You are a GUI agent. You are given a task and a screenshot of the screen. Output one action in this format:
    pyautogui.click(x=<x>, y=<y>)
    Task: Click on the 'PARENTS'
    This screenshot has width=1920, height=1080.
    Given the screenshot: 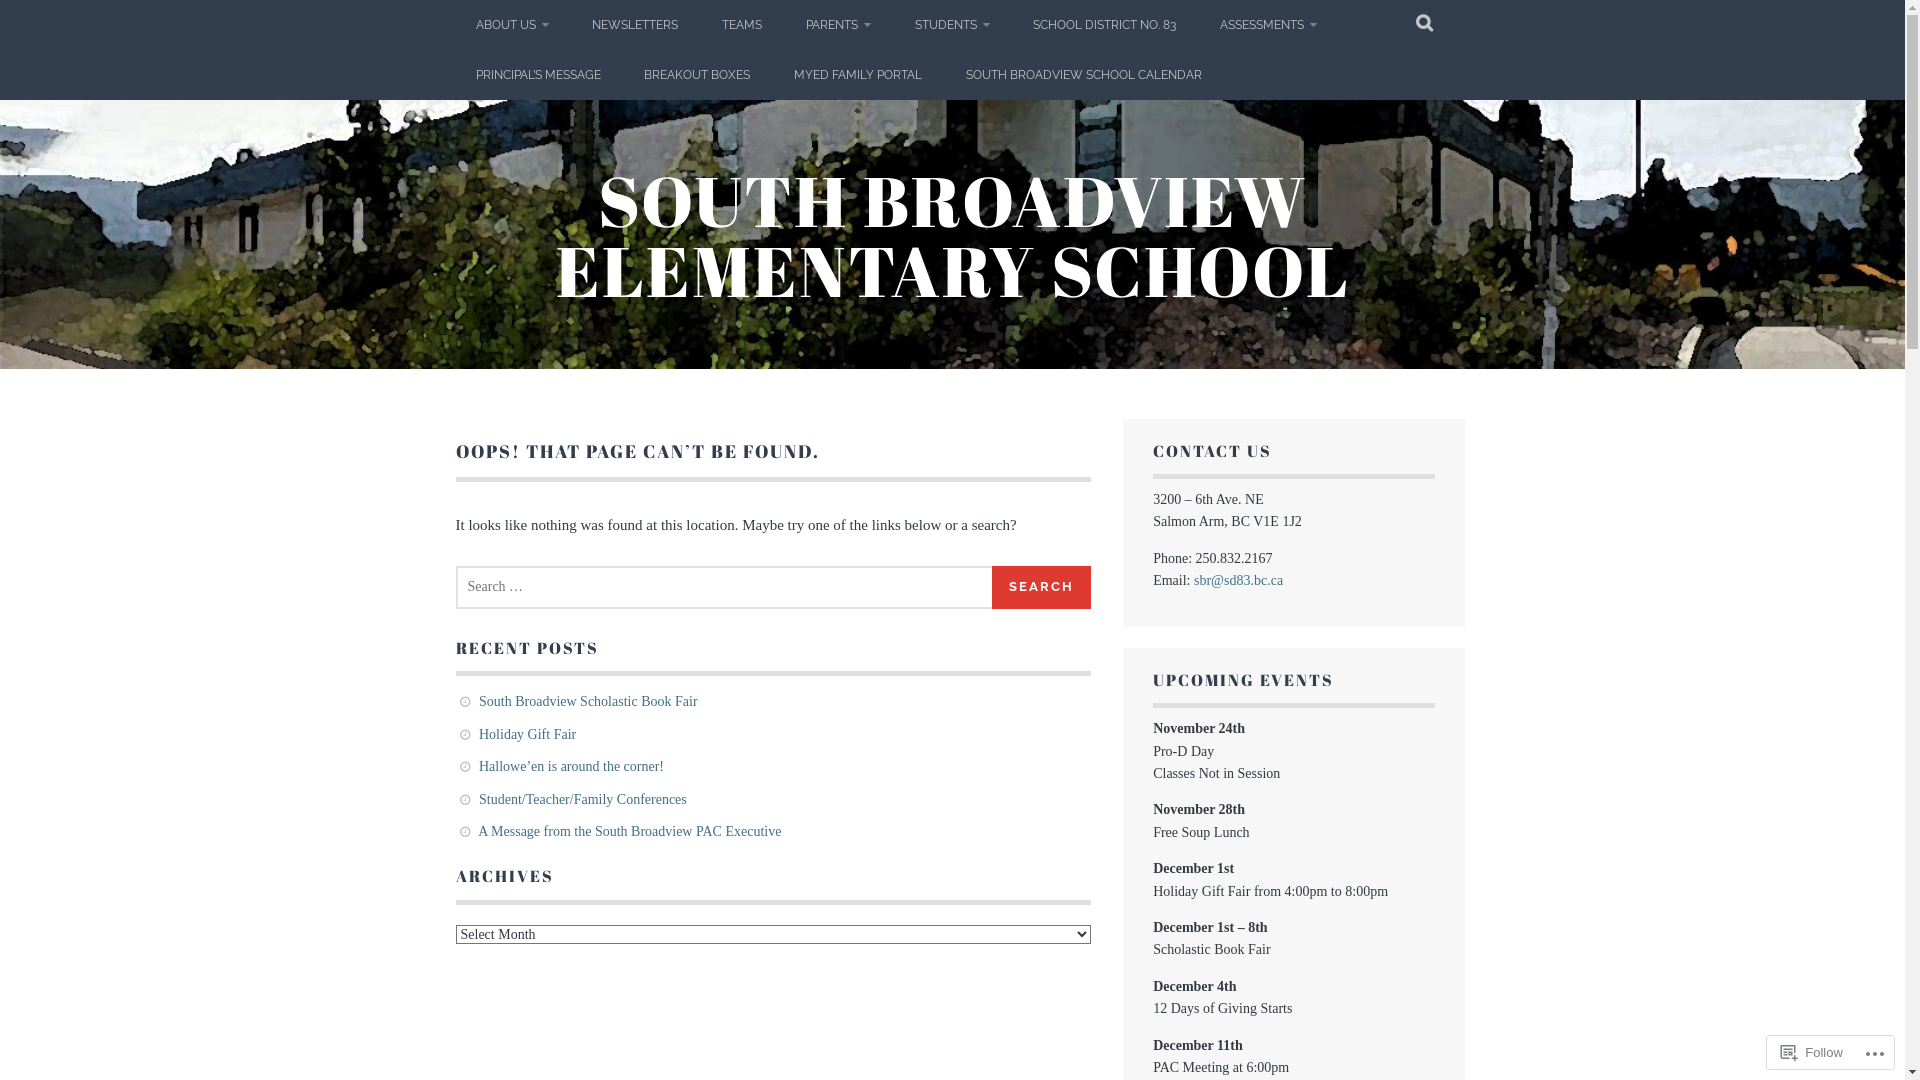 What is the action you would take?
    pyautogui.click(x=838, y=24)
    